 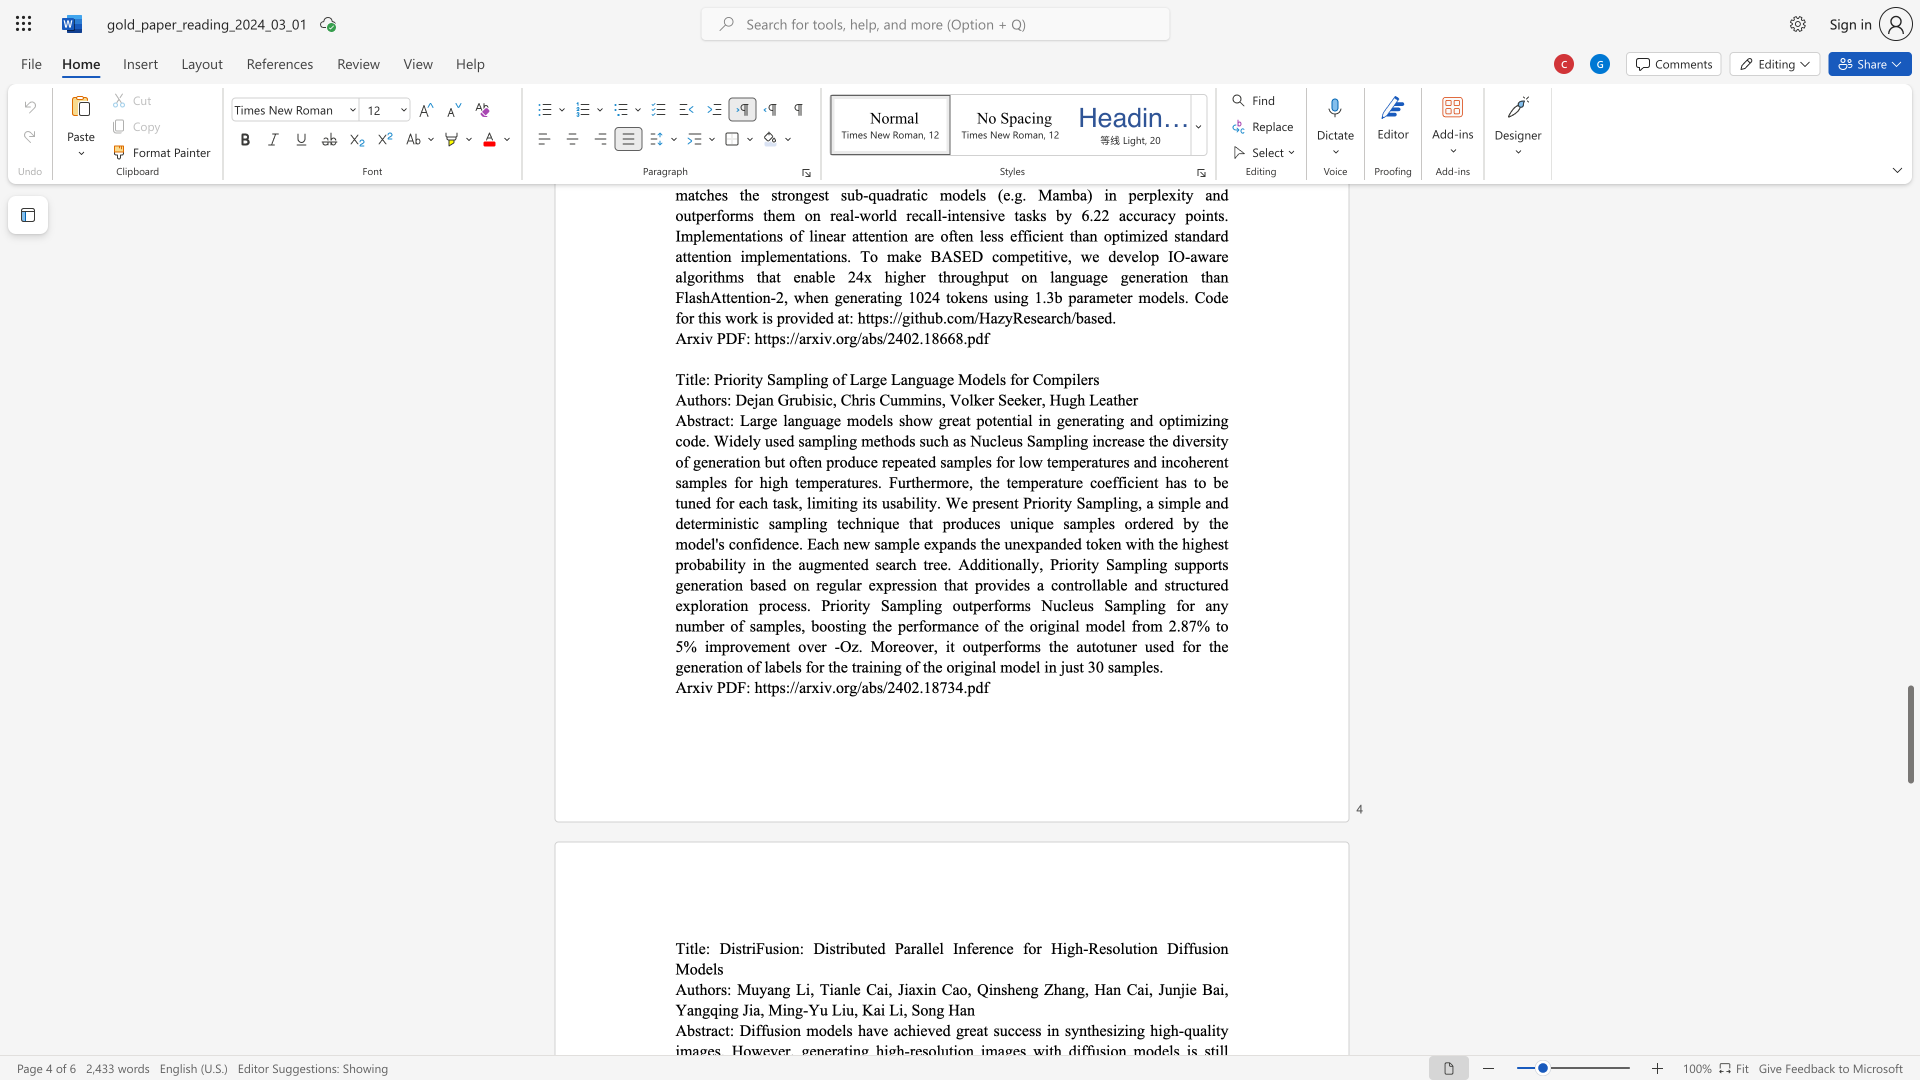 What do you see at coordinates (1909, 238) in the screenshot?
I see `the scrollbar to scroll the page up` at bounding box center [1909, 238].